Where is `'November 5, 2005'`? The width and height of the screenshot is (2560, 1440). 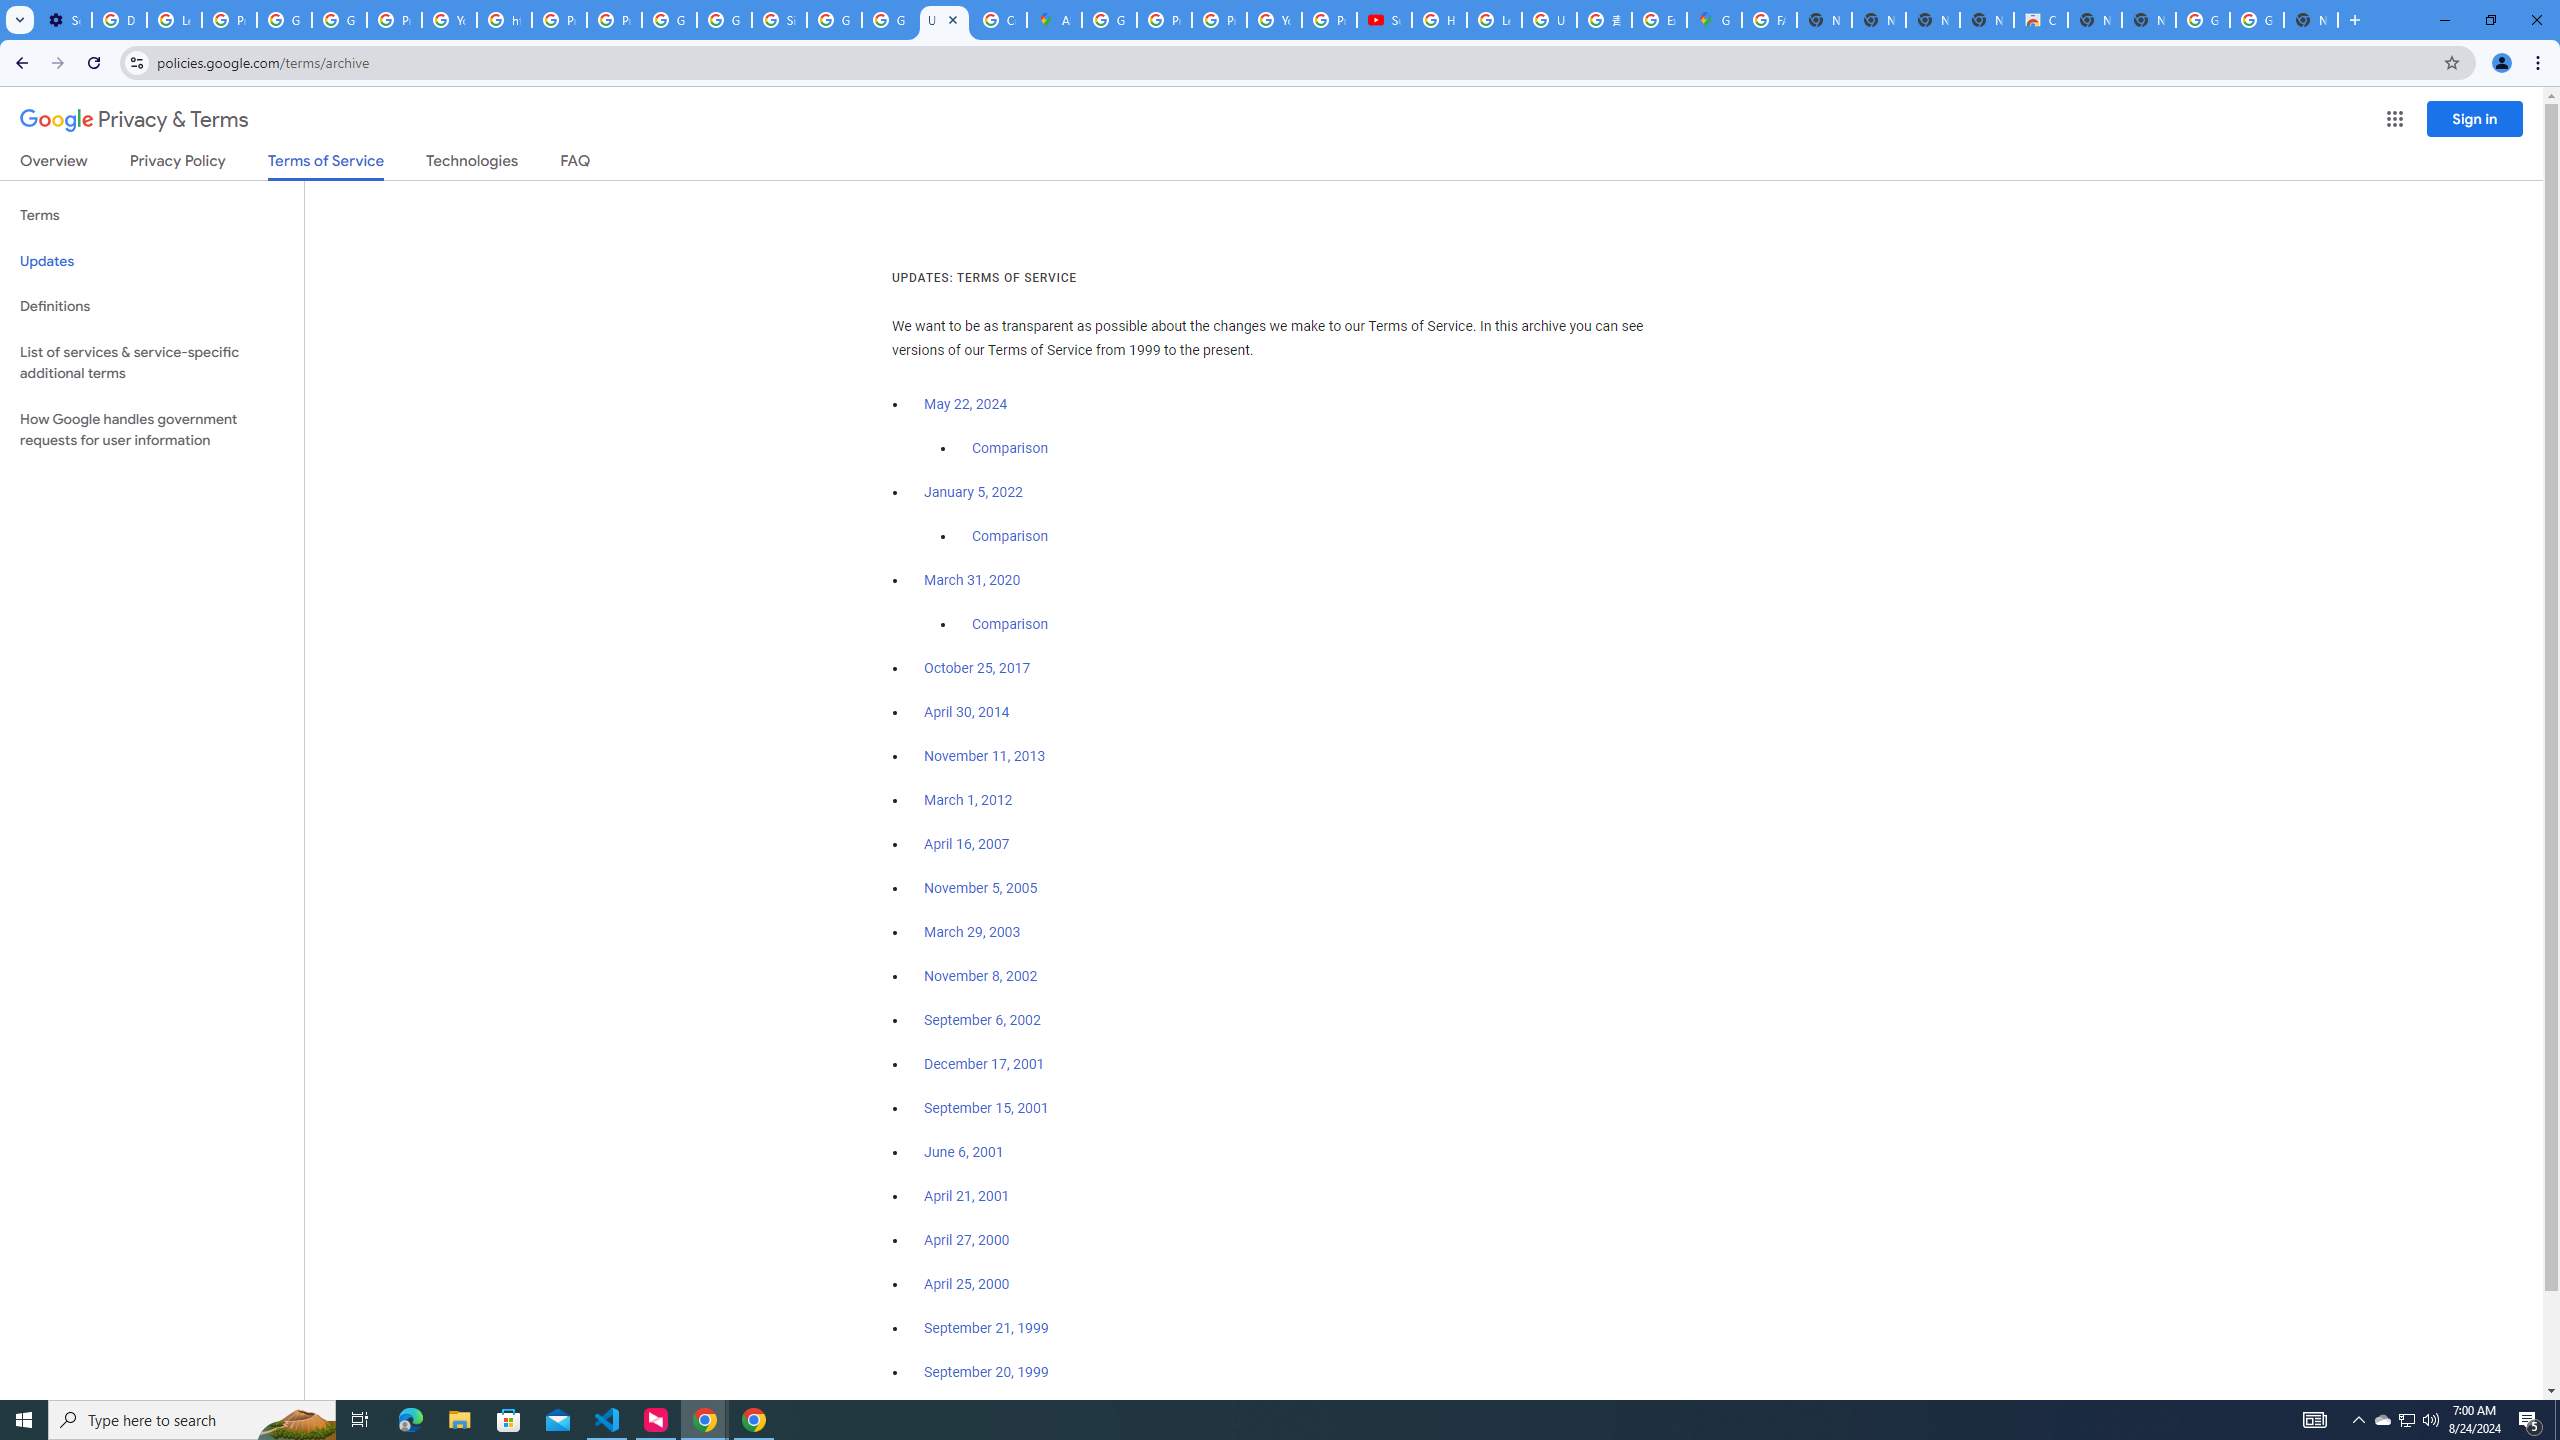 'November 5, 2005' is located at coordinates (979, 888).